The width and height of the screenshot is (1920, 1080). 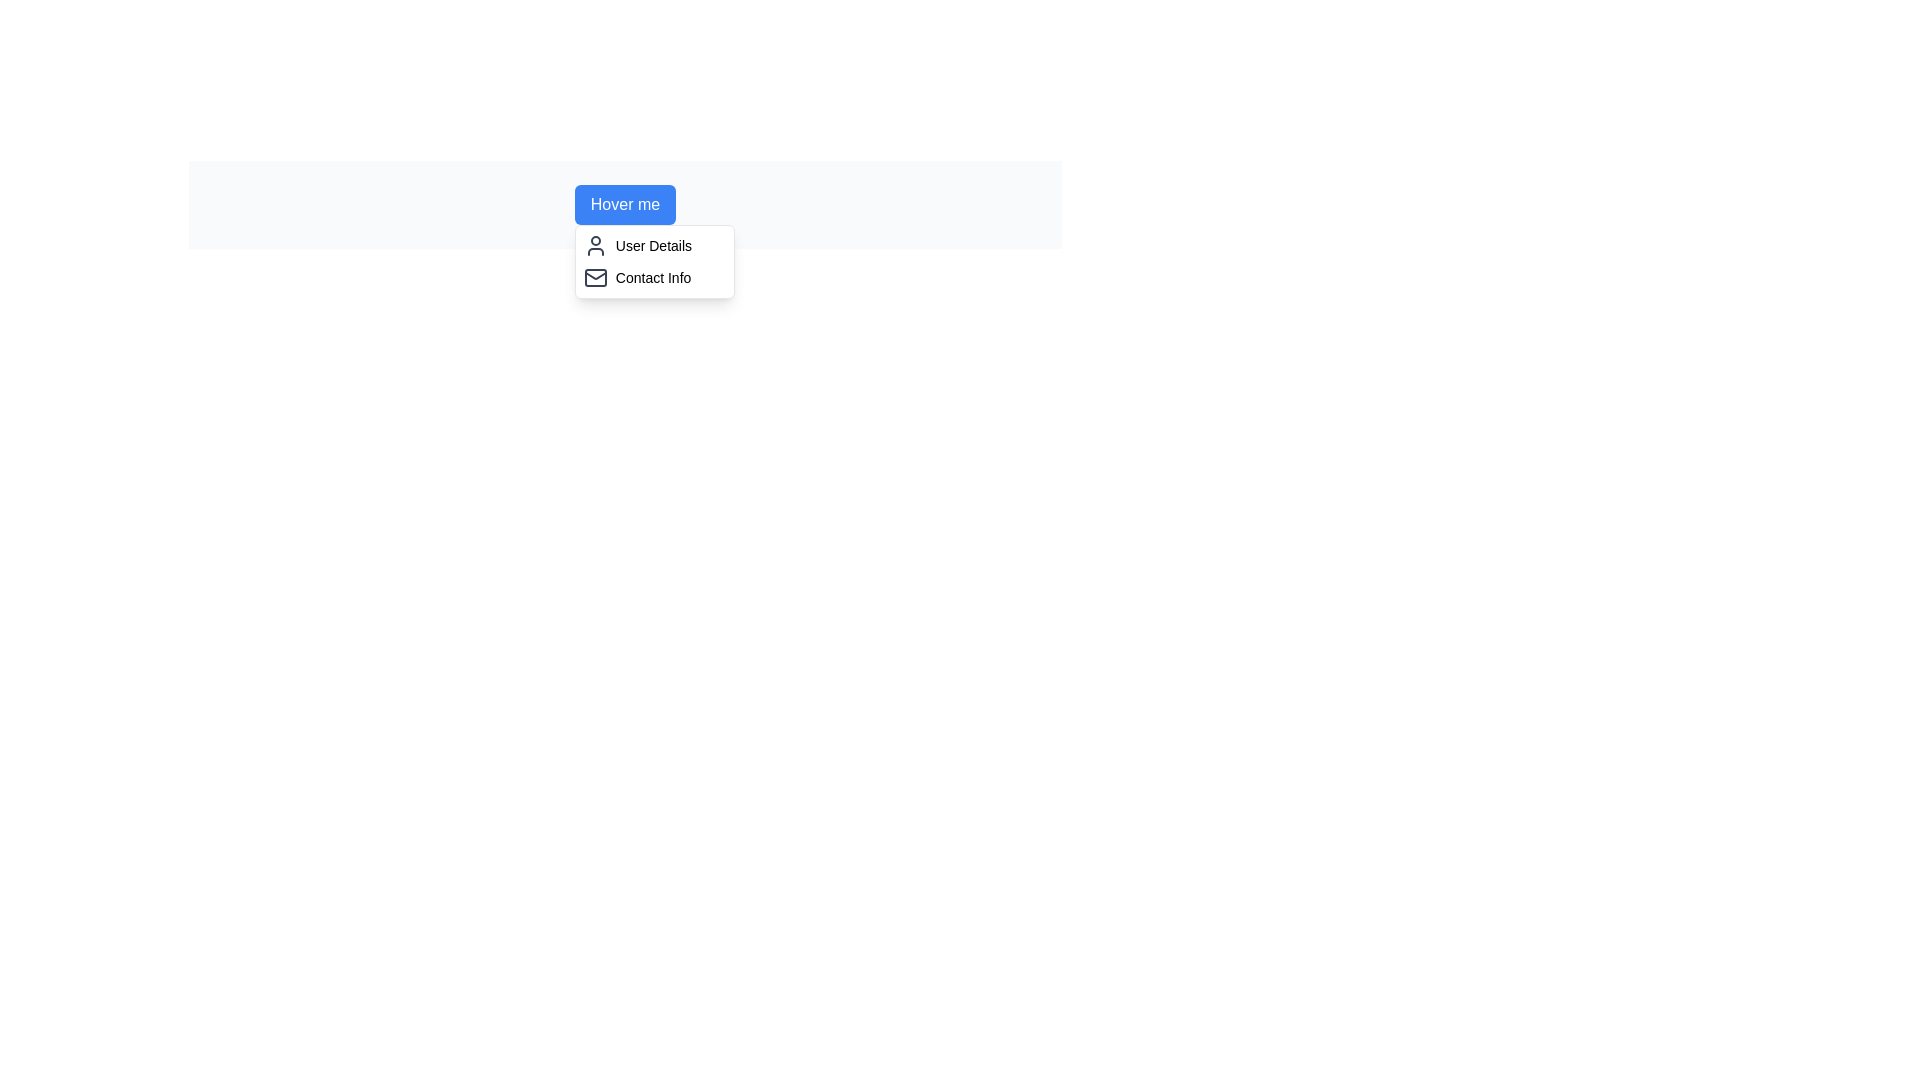 What do you see at coordinates (594, 245) in the screenshot?
I see `the user icon graphic, which has a circular head and shoulder outline in dark gray, located to the left of the text 'User Details' in the dropdown menu, to initiate an action related to user details` at bounding box center [594, 245].